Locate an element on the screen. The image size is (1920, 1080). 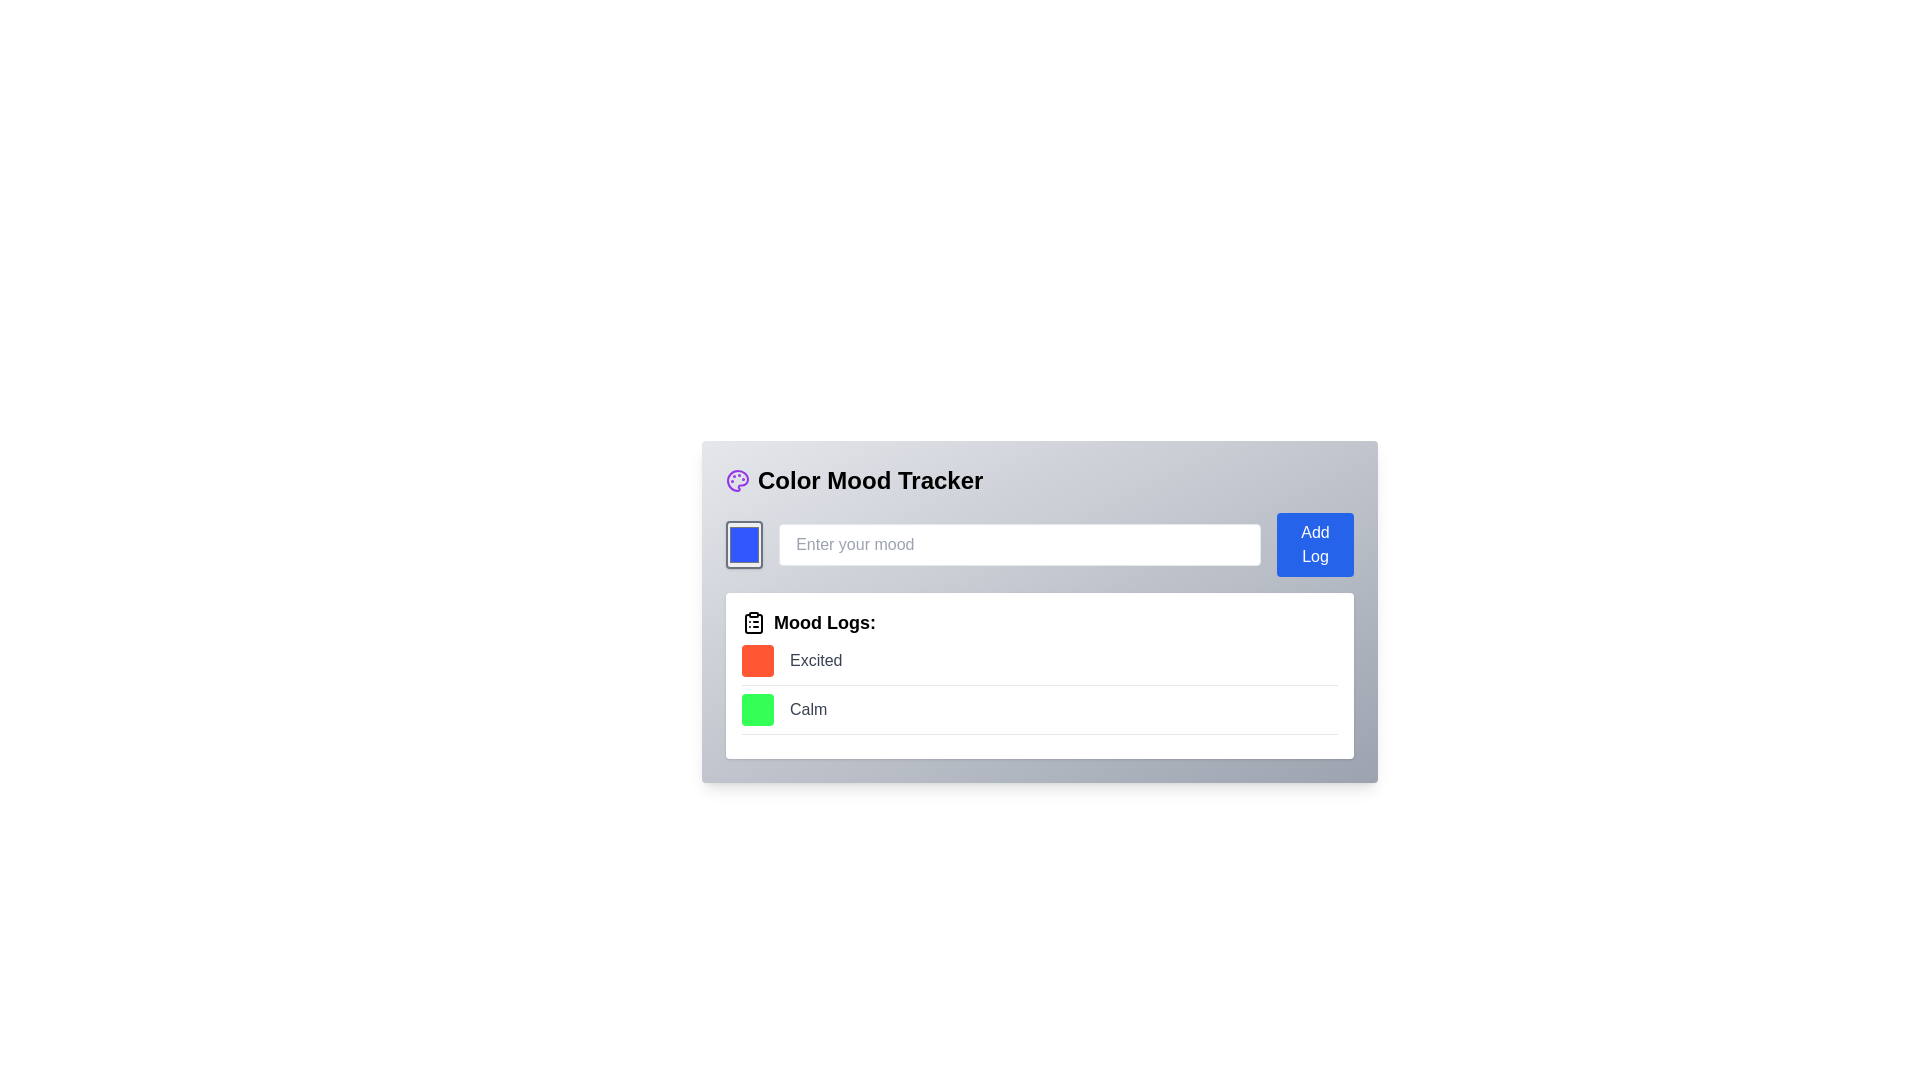
the static text label displaying 'Excited' in the 'Mood Logs' section, which is the first entry above 'Calm' is located at coordinates (816, 660).